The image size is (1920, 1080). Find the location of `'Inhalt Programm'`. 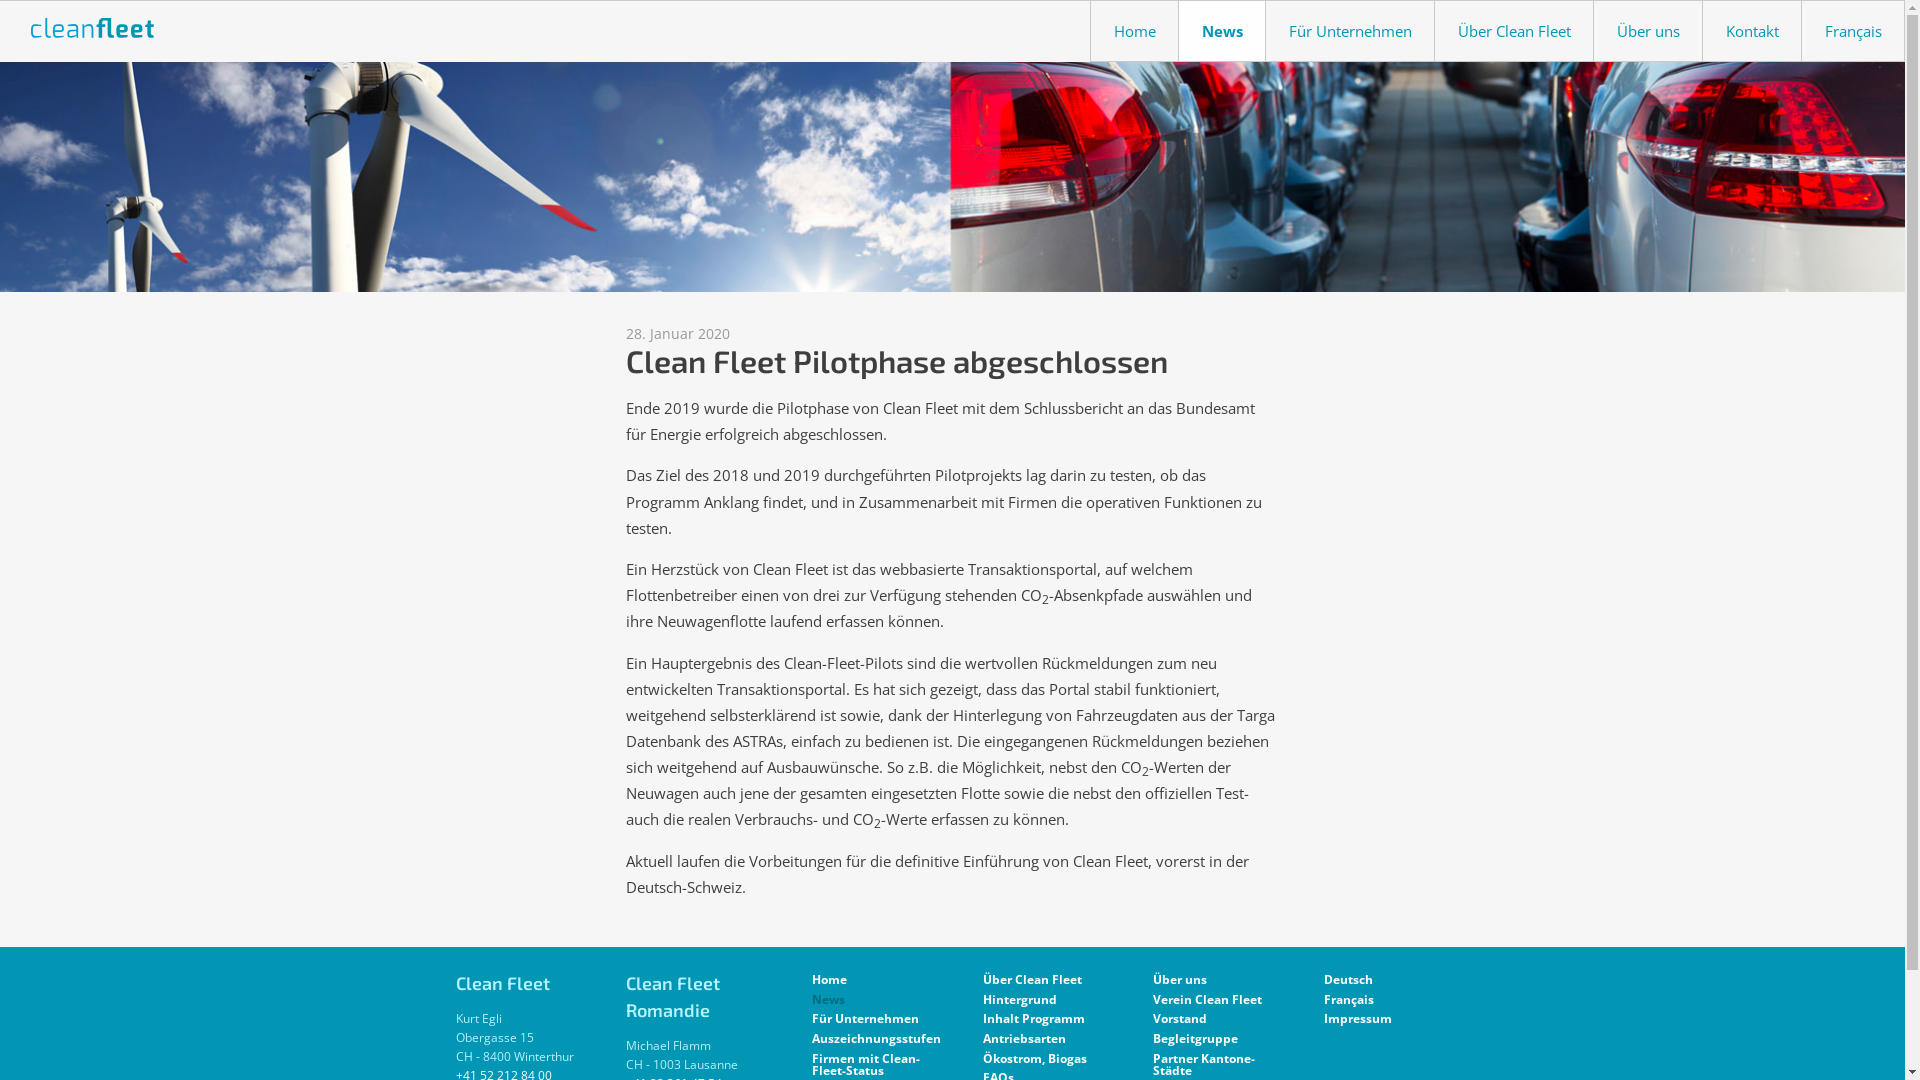

'Inhalt Programm' is located at coordinates (966, 1019).